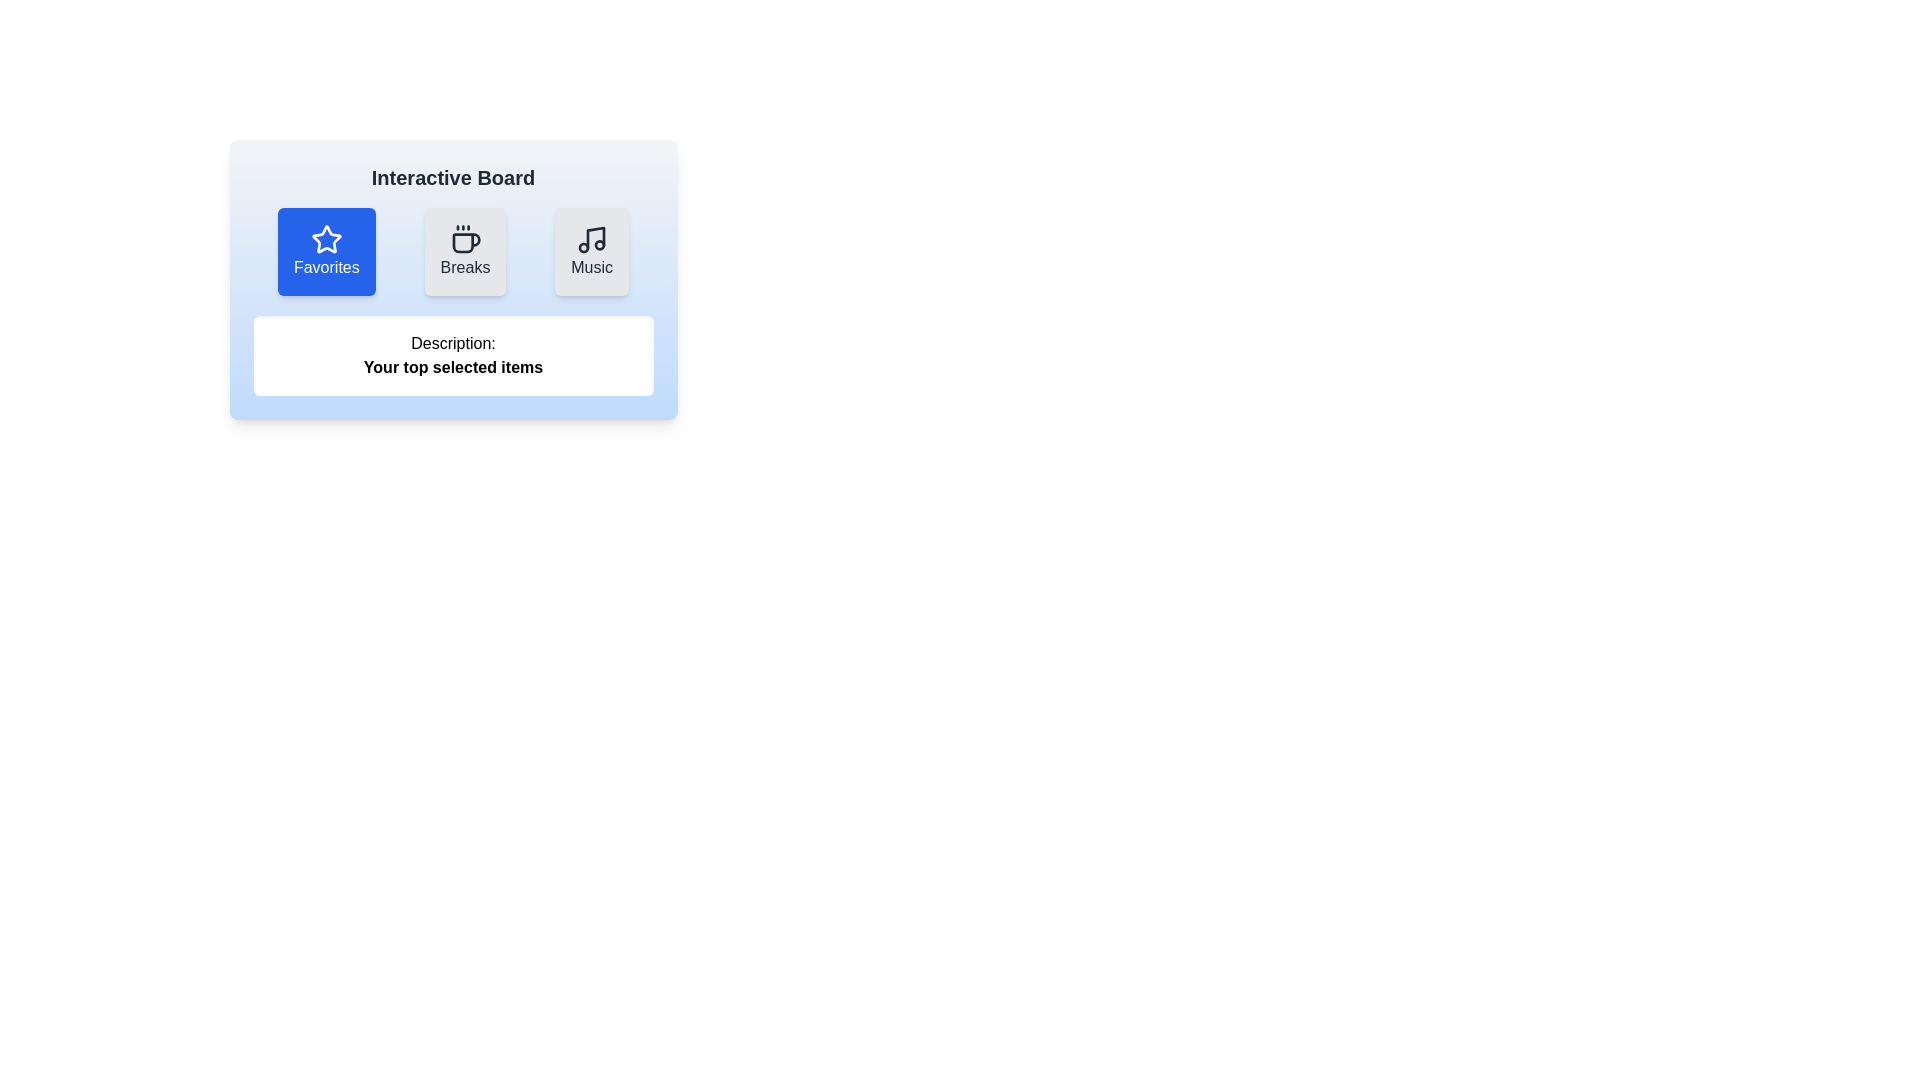 This screenshot has height=1080, width=1920. Describe the element at coordinates (464, 250) in the screenshot. I see `the Breaks button to select it` at that location.